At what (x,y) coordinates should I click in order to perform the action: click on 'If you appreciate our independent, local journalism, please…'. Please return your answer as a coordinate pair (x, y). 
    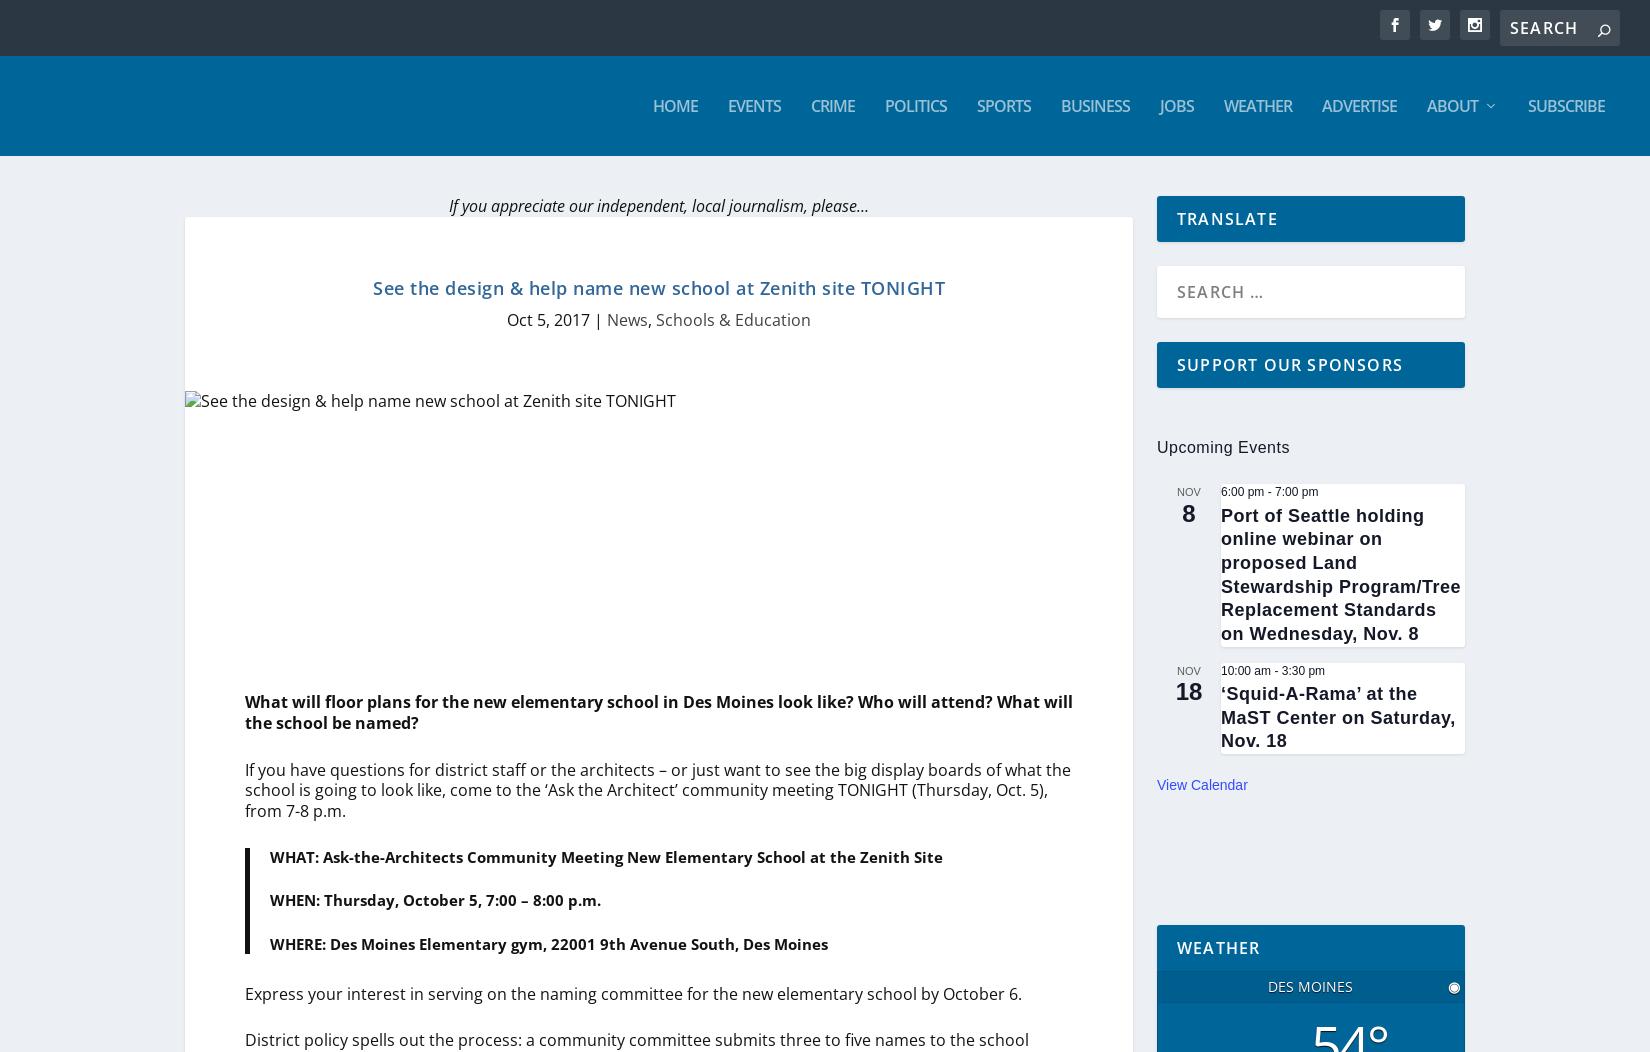
    Looking at the image, I should click on (658, 205).